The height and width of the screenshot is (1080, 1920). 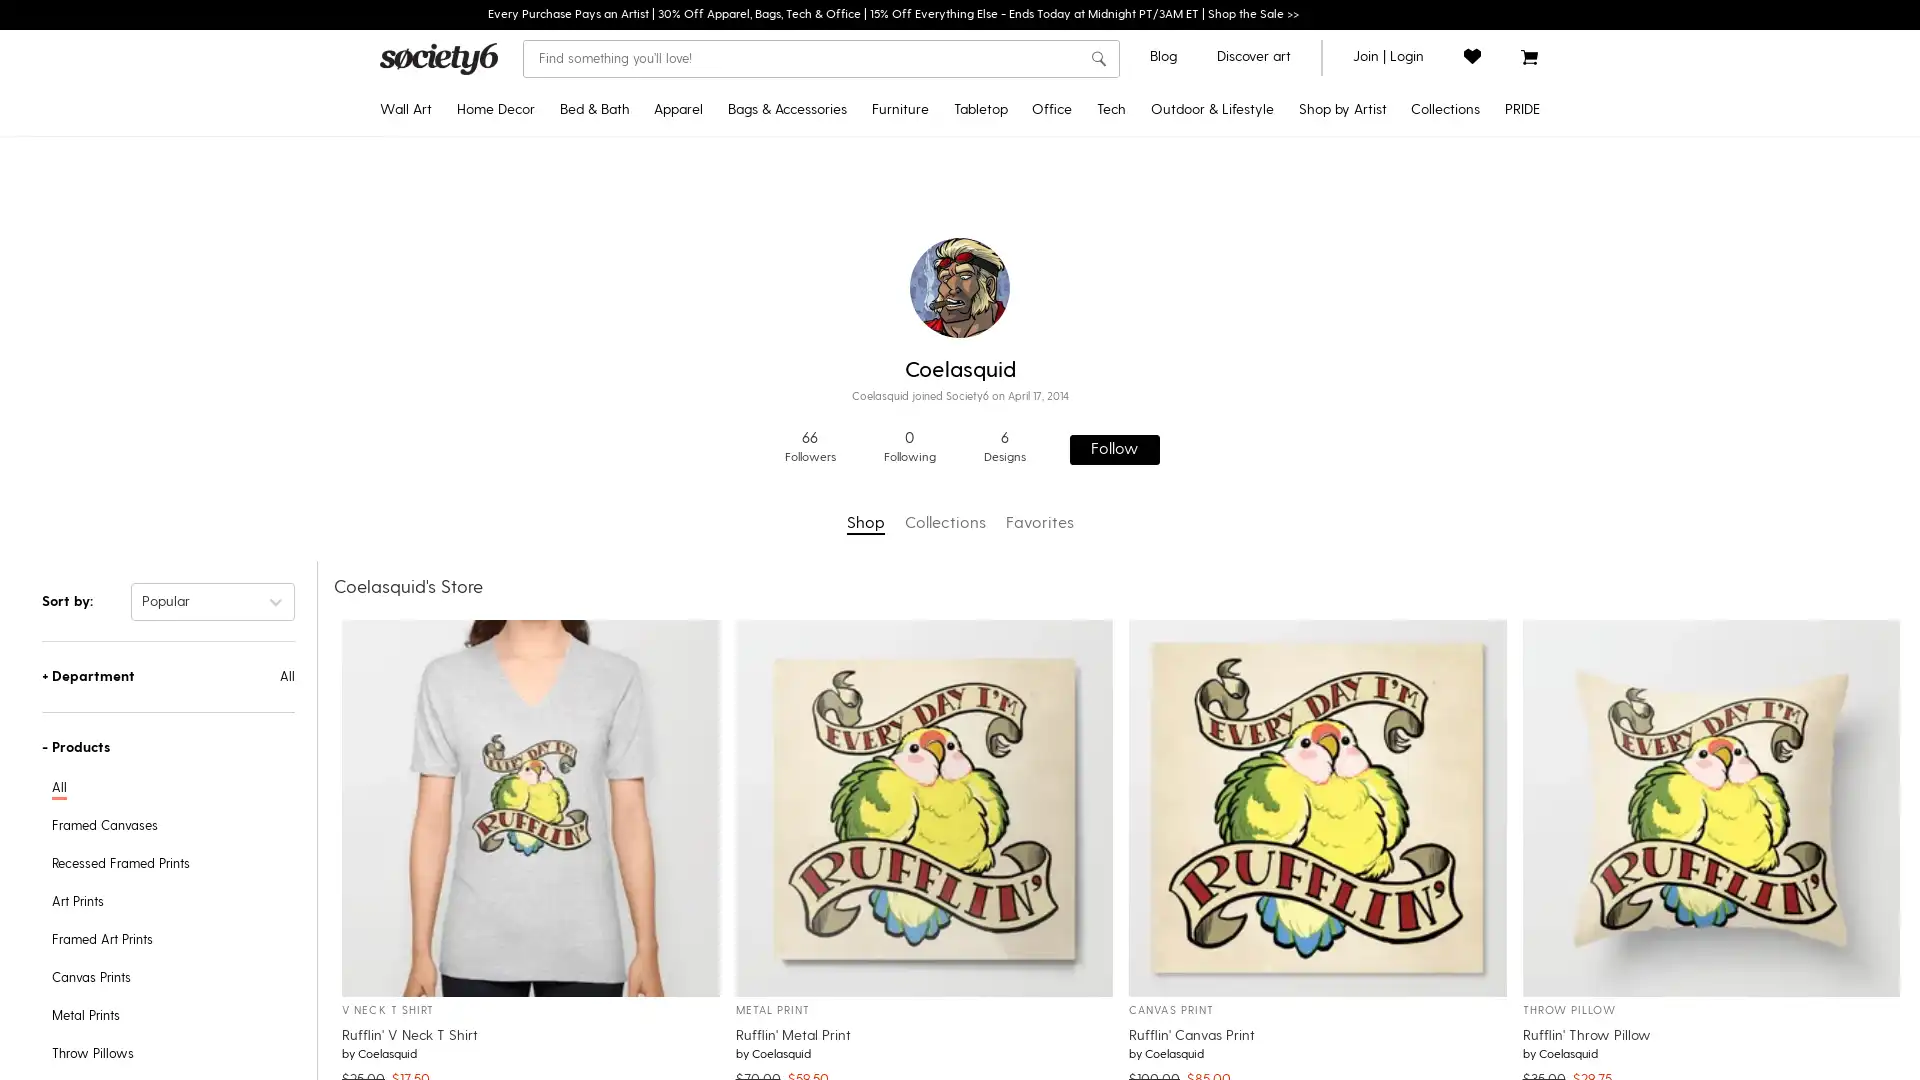 What do you see at coordinates (801, 385) in the screenshot?
I see `Face Masks` at bounding box center [801, 385].